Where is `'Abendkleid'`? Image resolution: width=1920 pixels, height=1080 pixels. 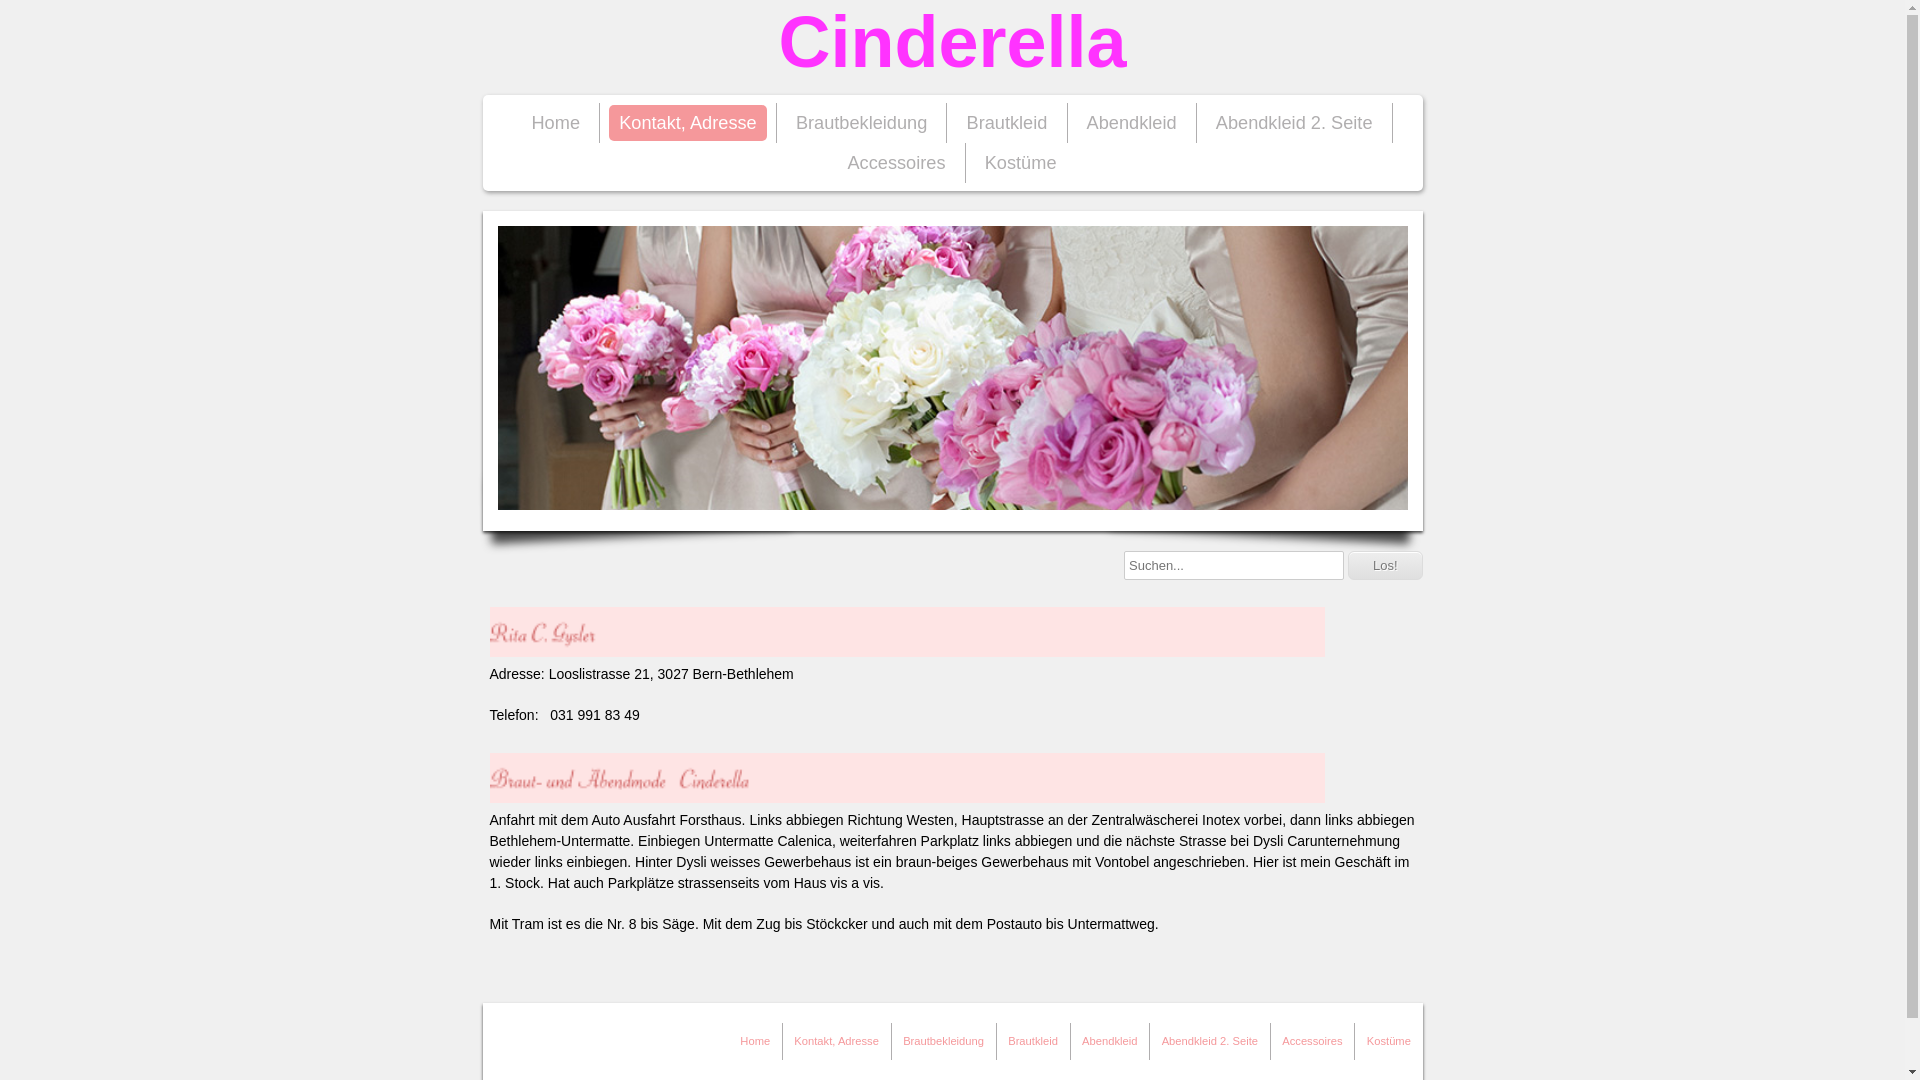
'Abendkleid' is located at coordinates (1132, 123).